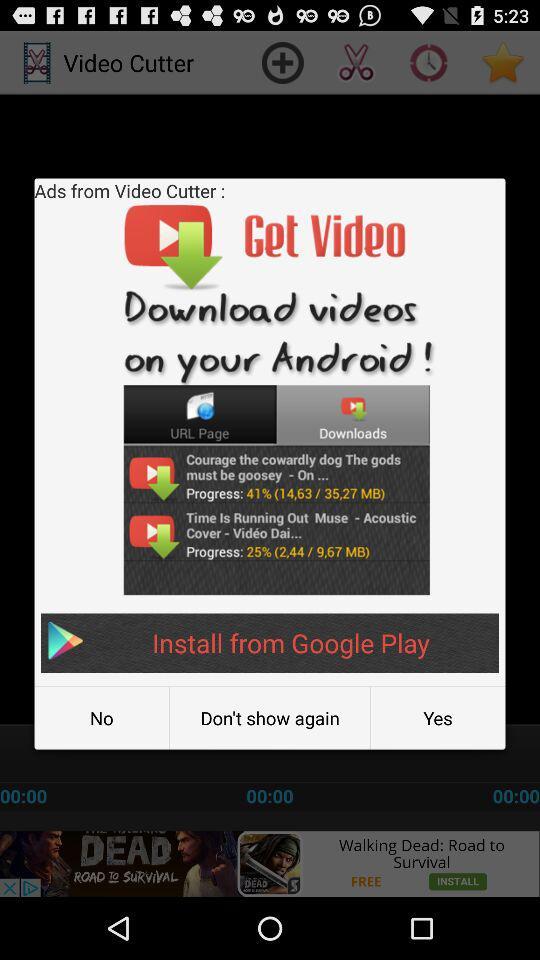  I want to click on the item next to the no button, so click(270, 718).